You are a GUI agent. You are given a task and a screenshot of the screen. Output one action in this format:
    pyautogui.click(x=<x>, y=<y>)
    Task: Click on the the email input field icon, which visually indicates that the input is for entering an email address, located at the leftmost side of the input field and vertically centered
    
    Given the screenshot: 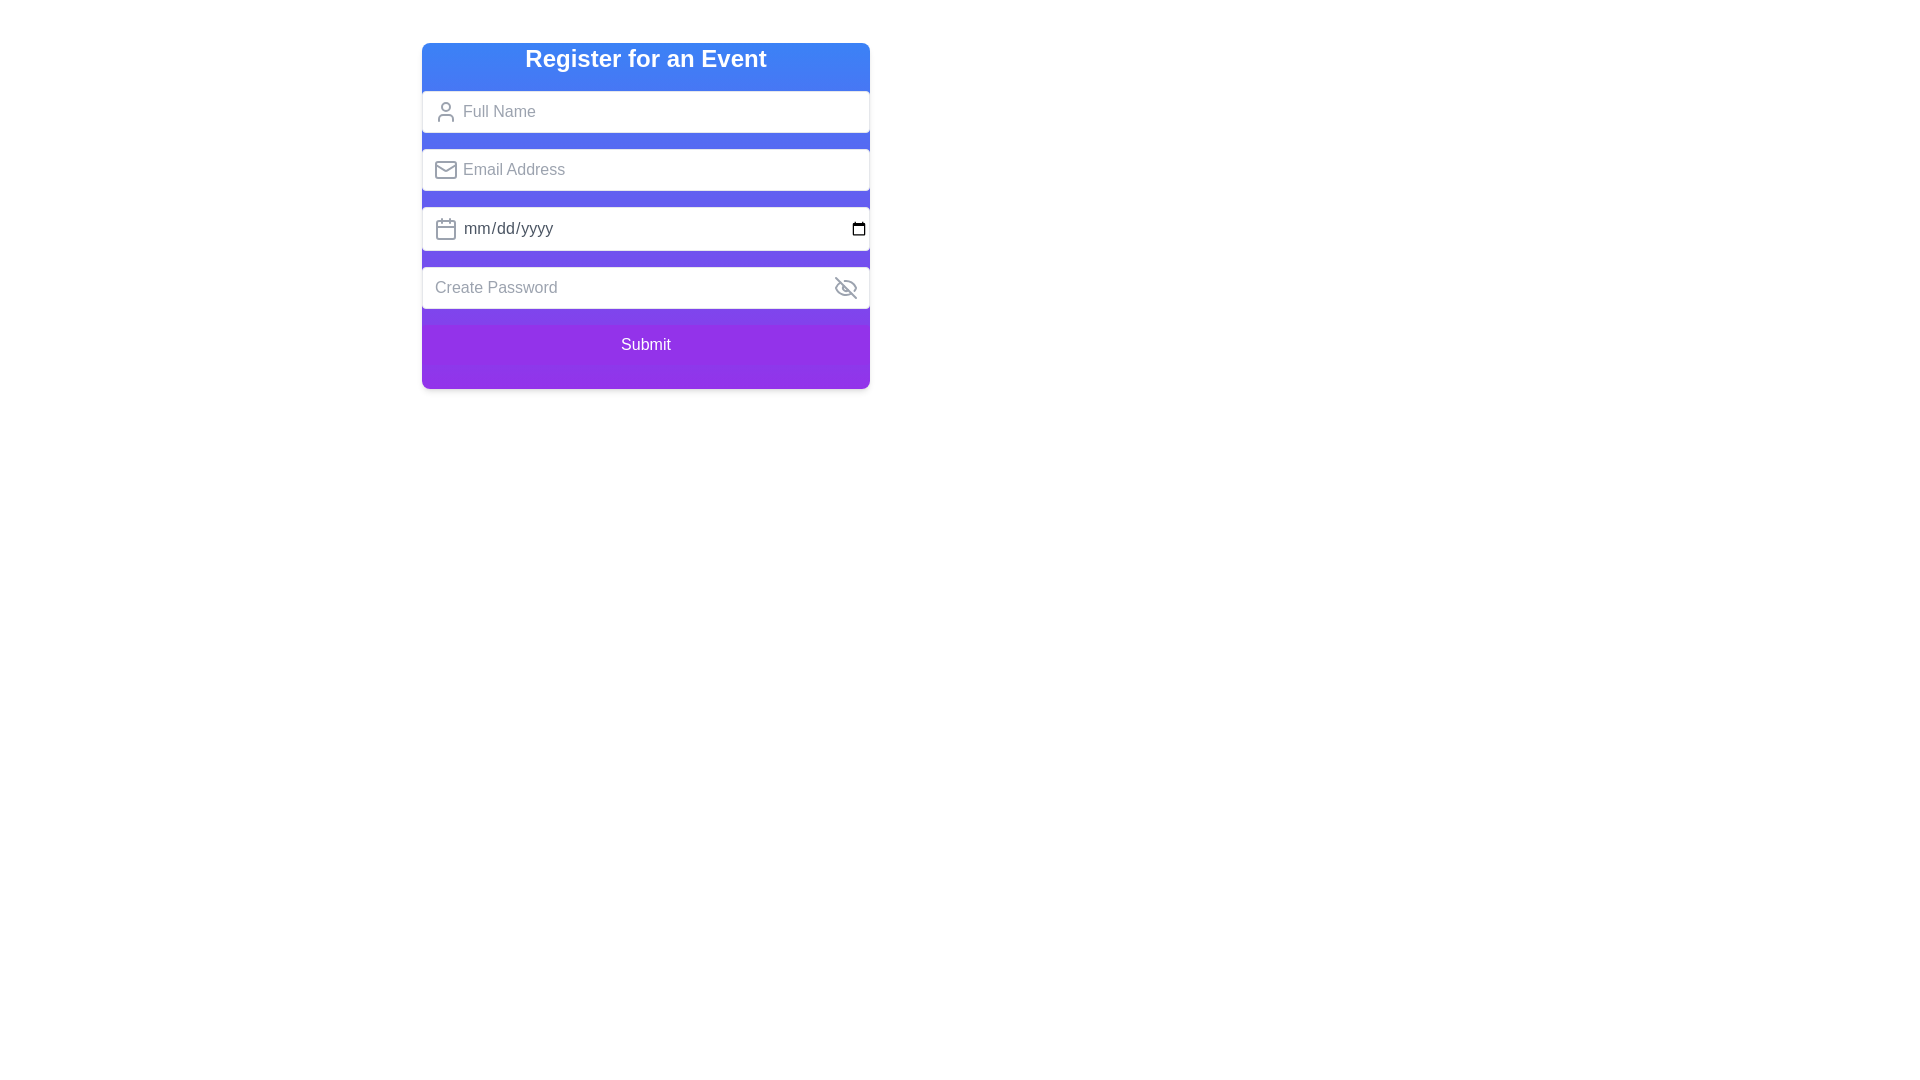 What is the action you would take?
    pyautogui.click(x=445, y=168)
    